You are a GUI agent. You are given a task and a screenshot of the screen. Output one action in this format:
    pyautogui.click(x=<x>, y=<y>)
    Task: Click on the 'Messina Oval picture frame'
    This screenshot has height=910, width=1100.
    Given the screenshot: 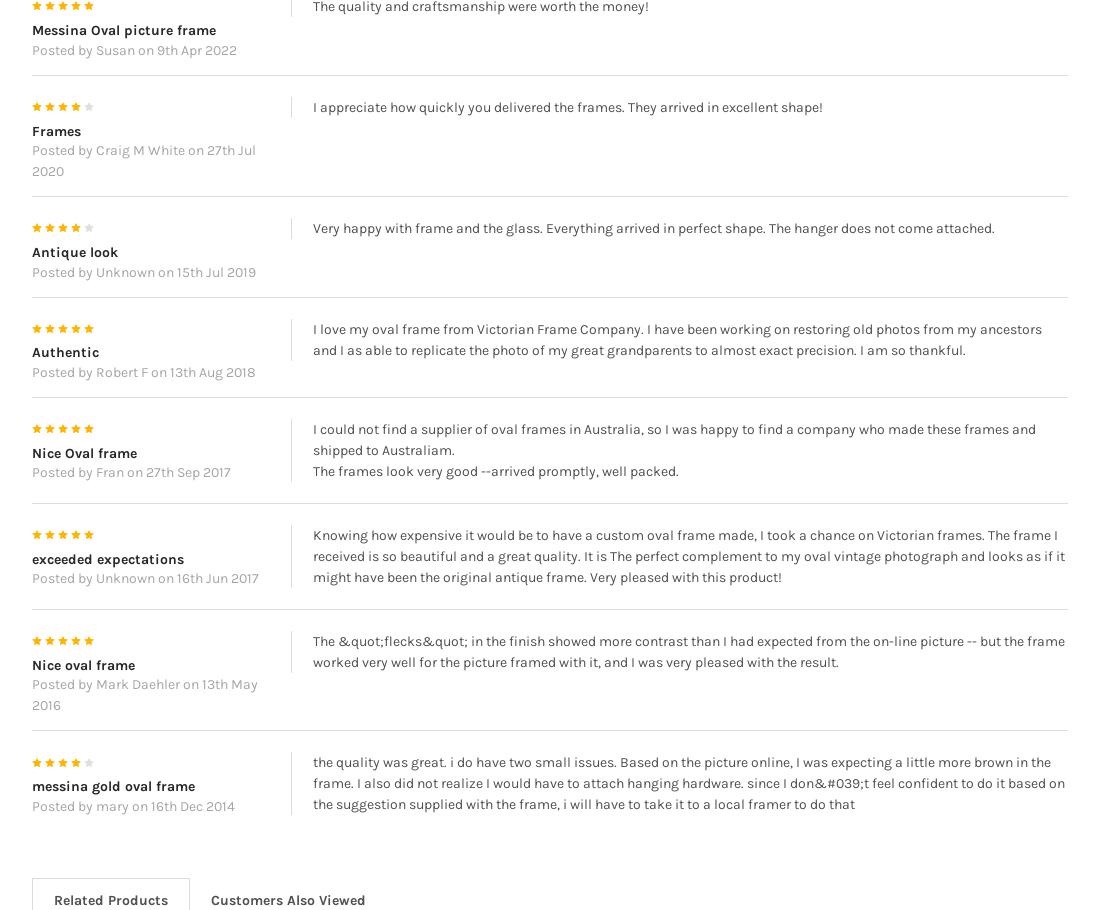 What is the action you would take?
    pyautogui.click(x=122, y=59)
    